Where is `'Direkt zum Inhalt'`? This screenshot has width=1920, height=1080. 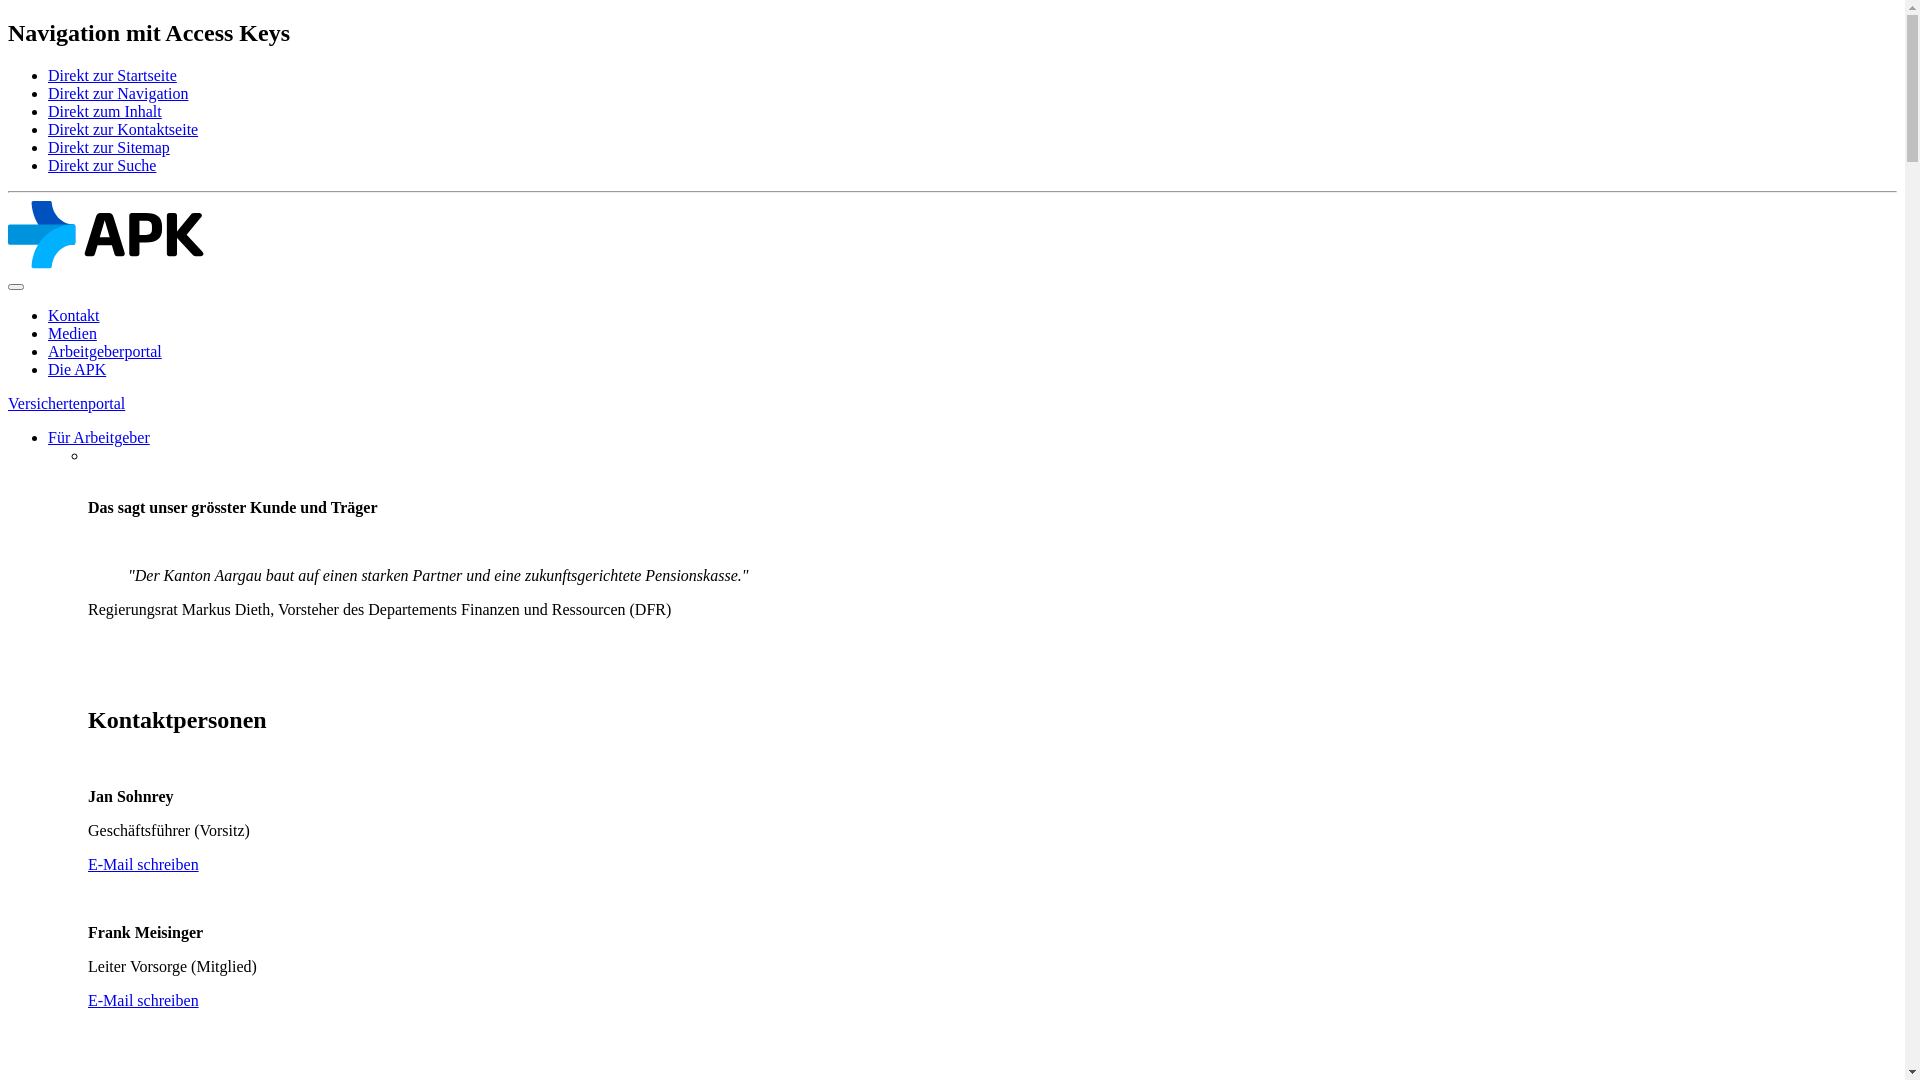 'Direkt zum Inhalt' is located at coordinates (104, 111).